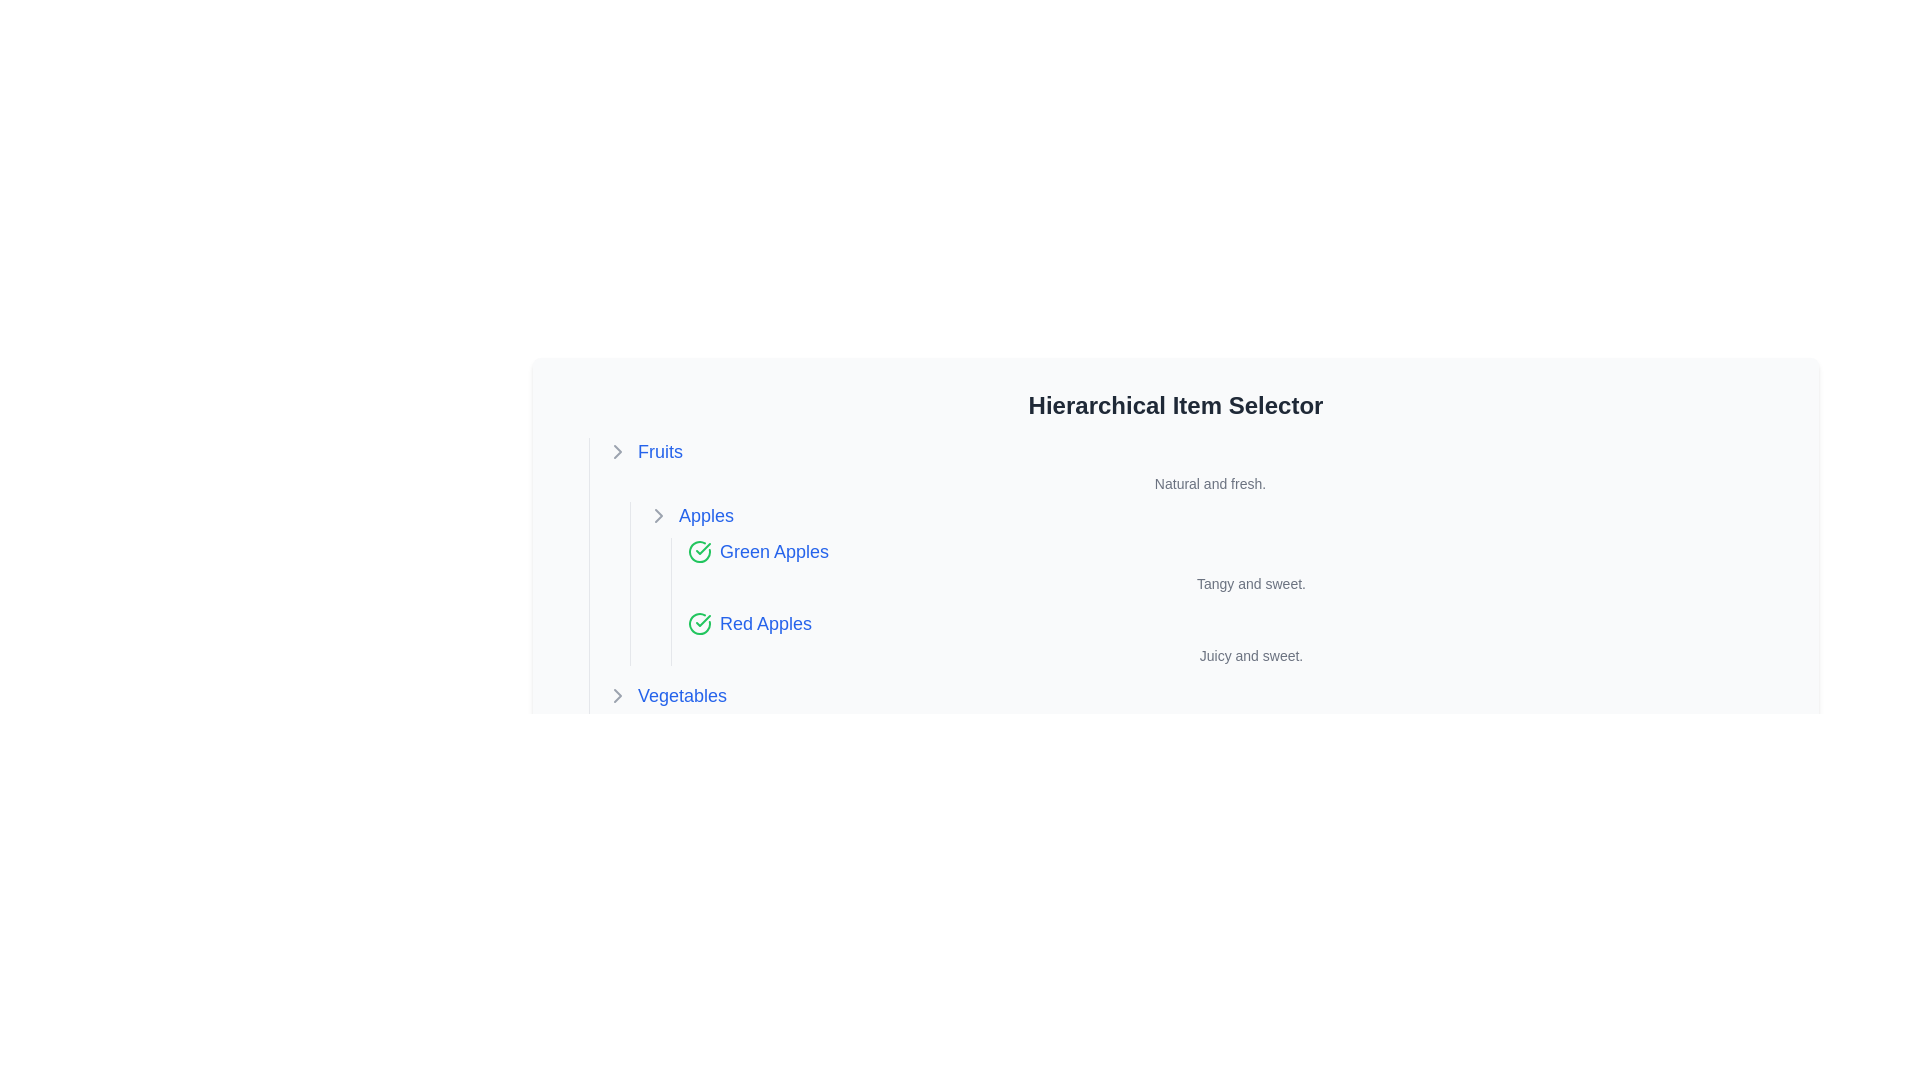 The height and width of the screenshot is (1080, 1920). I want to click on the static textual information element that provides supplementary text for the 'Fruits' category, positioned below the 'Fruits' header and above the 'Apples' section, so click(1196, 483).